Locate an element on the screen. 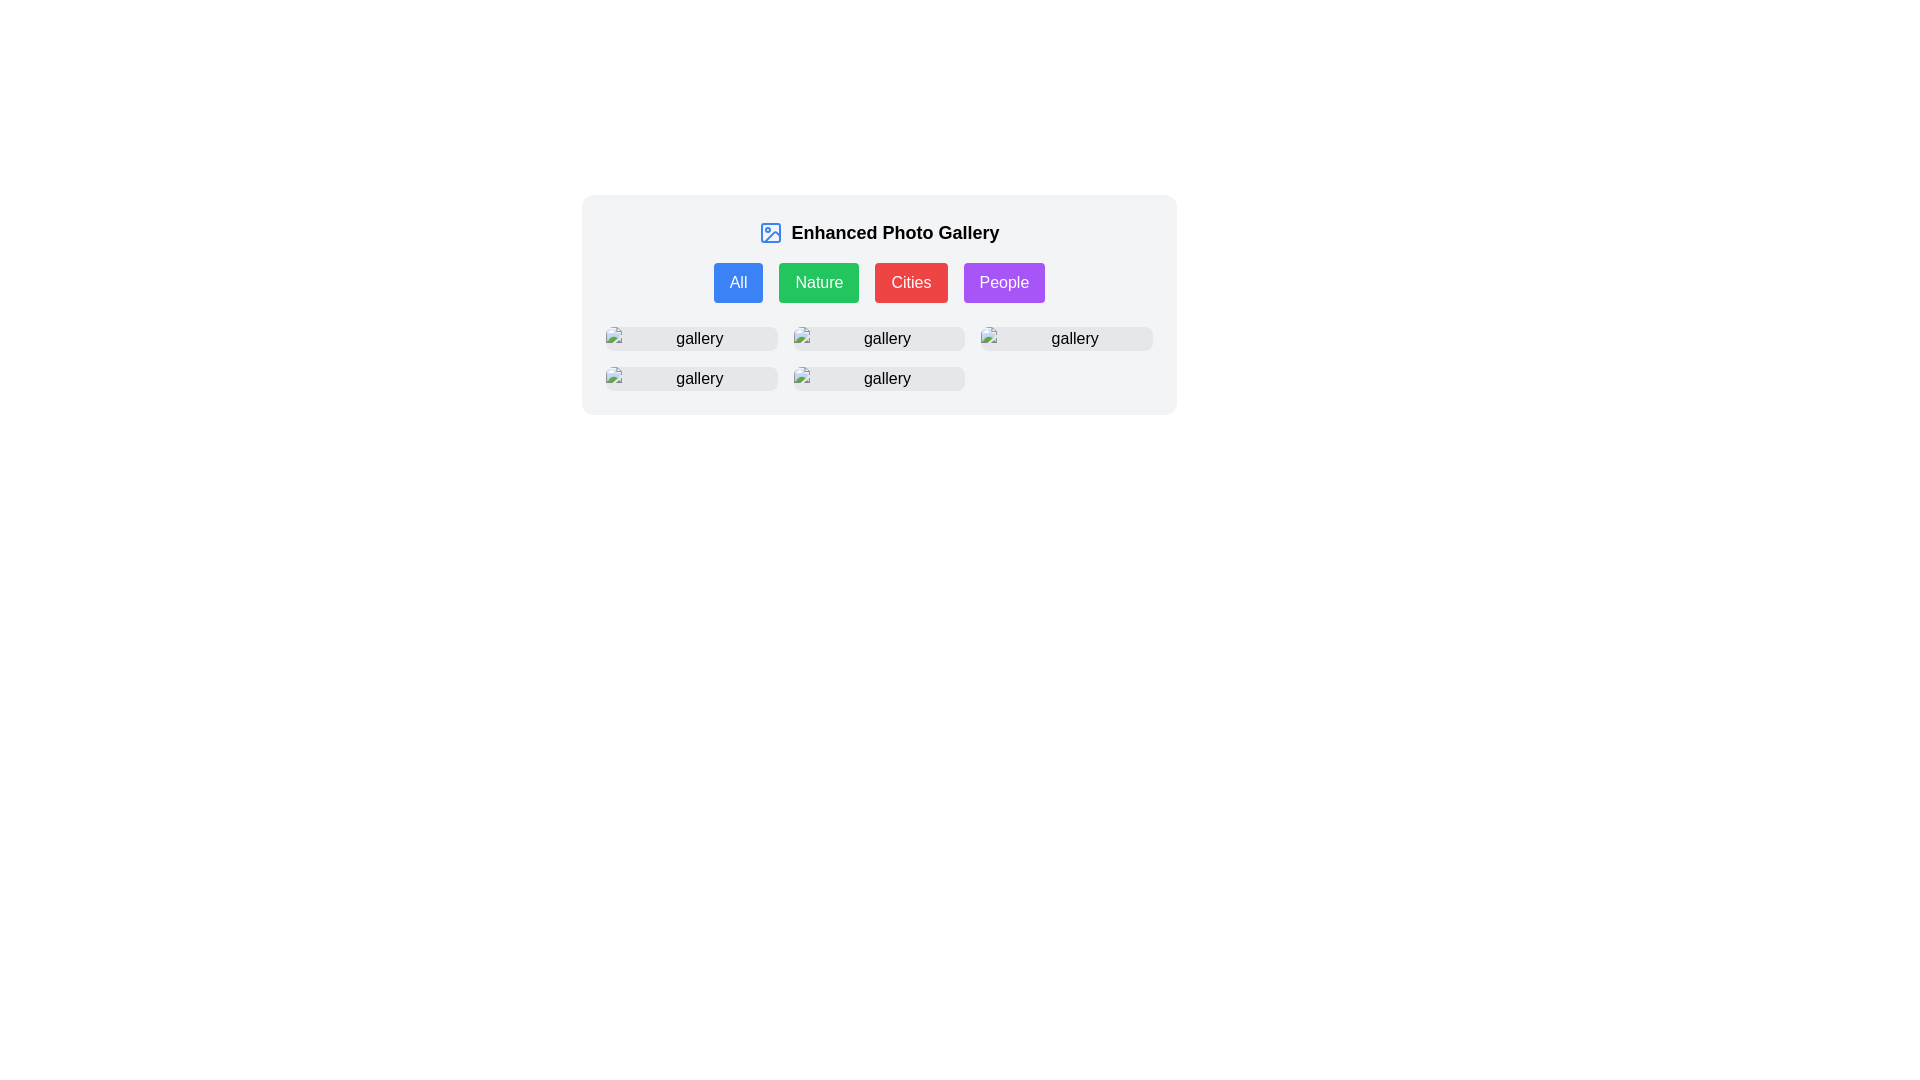 Image resolution: width=1920 pixels, height=1080 pixels. the 'Cities' filter button in the Enhanced Photo Gallery section to trigger a visual effect is located at coordinates (879, 282).